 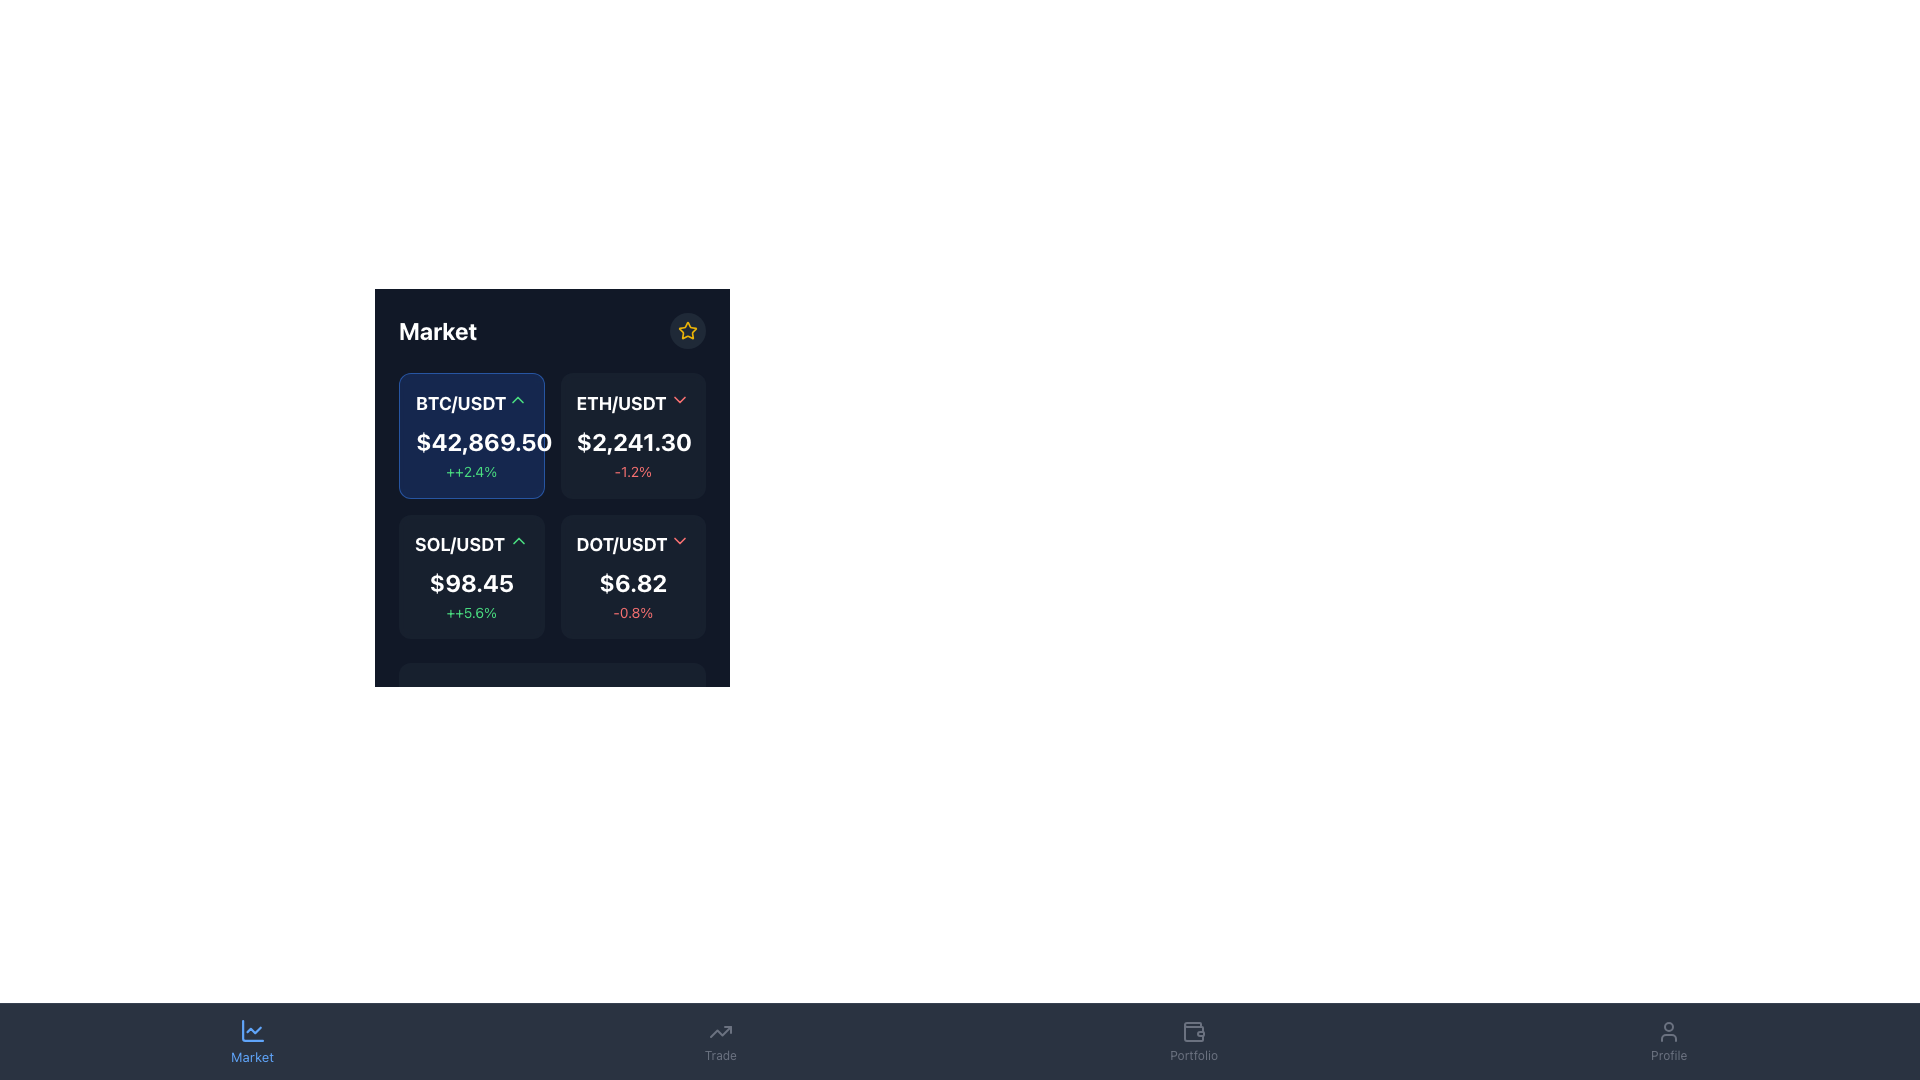 What do you see at coordinates (470, 544) in the screenshot?
I see `the Text label displaying 'SOL/USDT' with the upwards green arrow icon located in the top left corner of the financial pair card` at bounding box center [470, 544].